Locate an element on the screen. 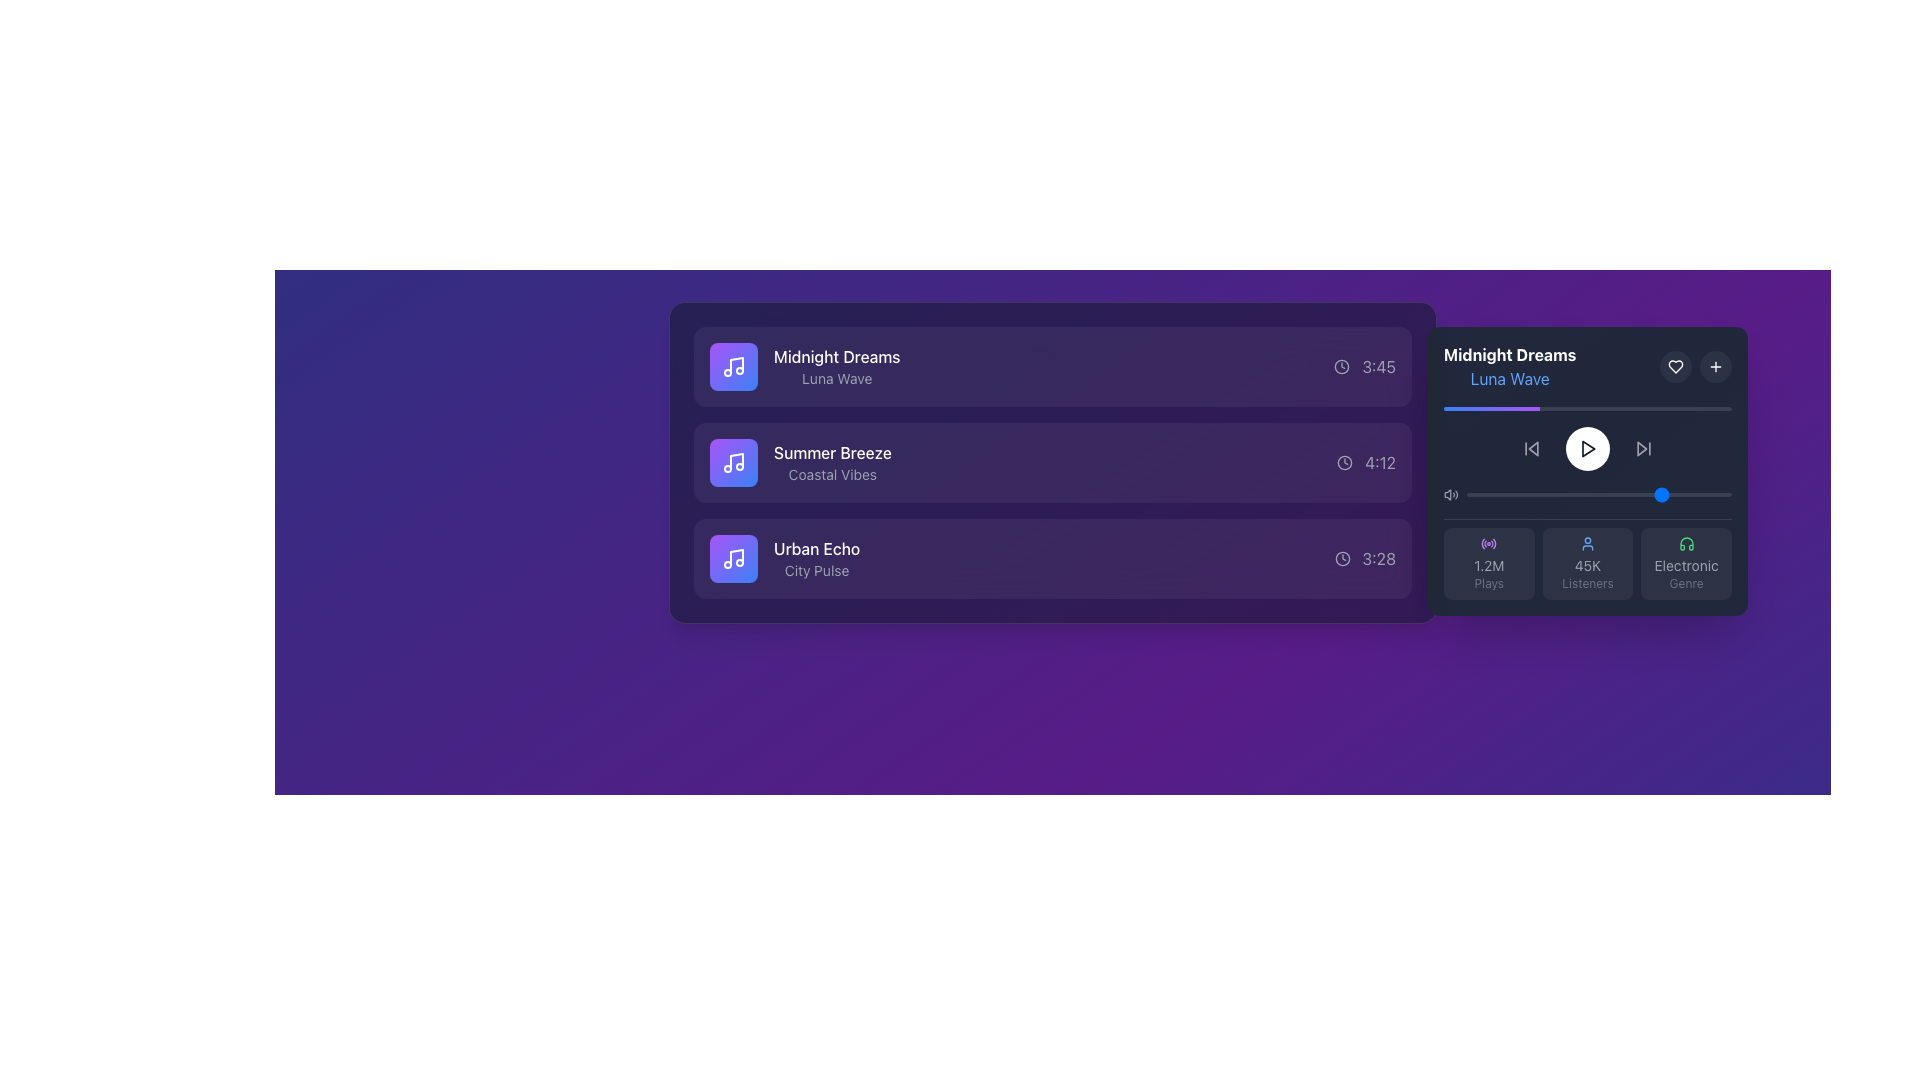  the user statistics icon located in the bottom right corner of the interface, positioned above the text '45K' and 'Listeners' is located at coordinates (1587, 543).